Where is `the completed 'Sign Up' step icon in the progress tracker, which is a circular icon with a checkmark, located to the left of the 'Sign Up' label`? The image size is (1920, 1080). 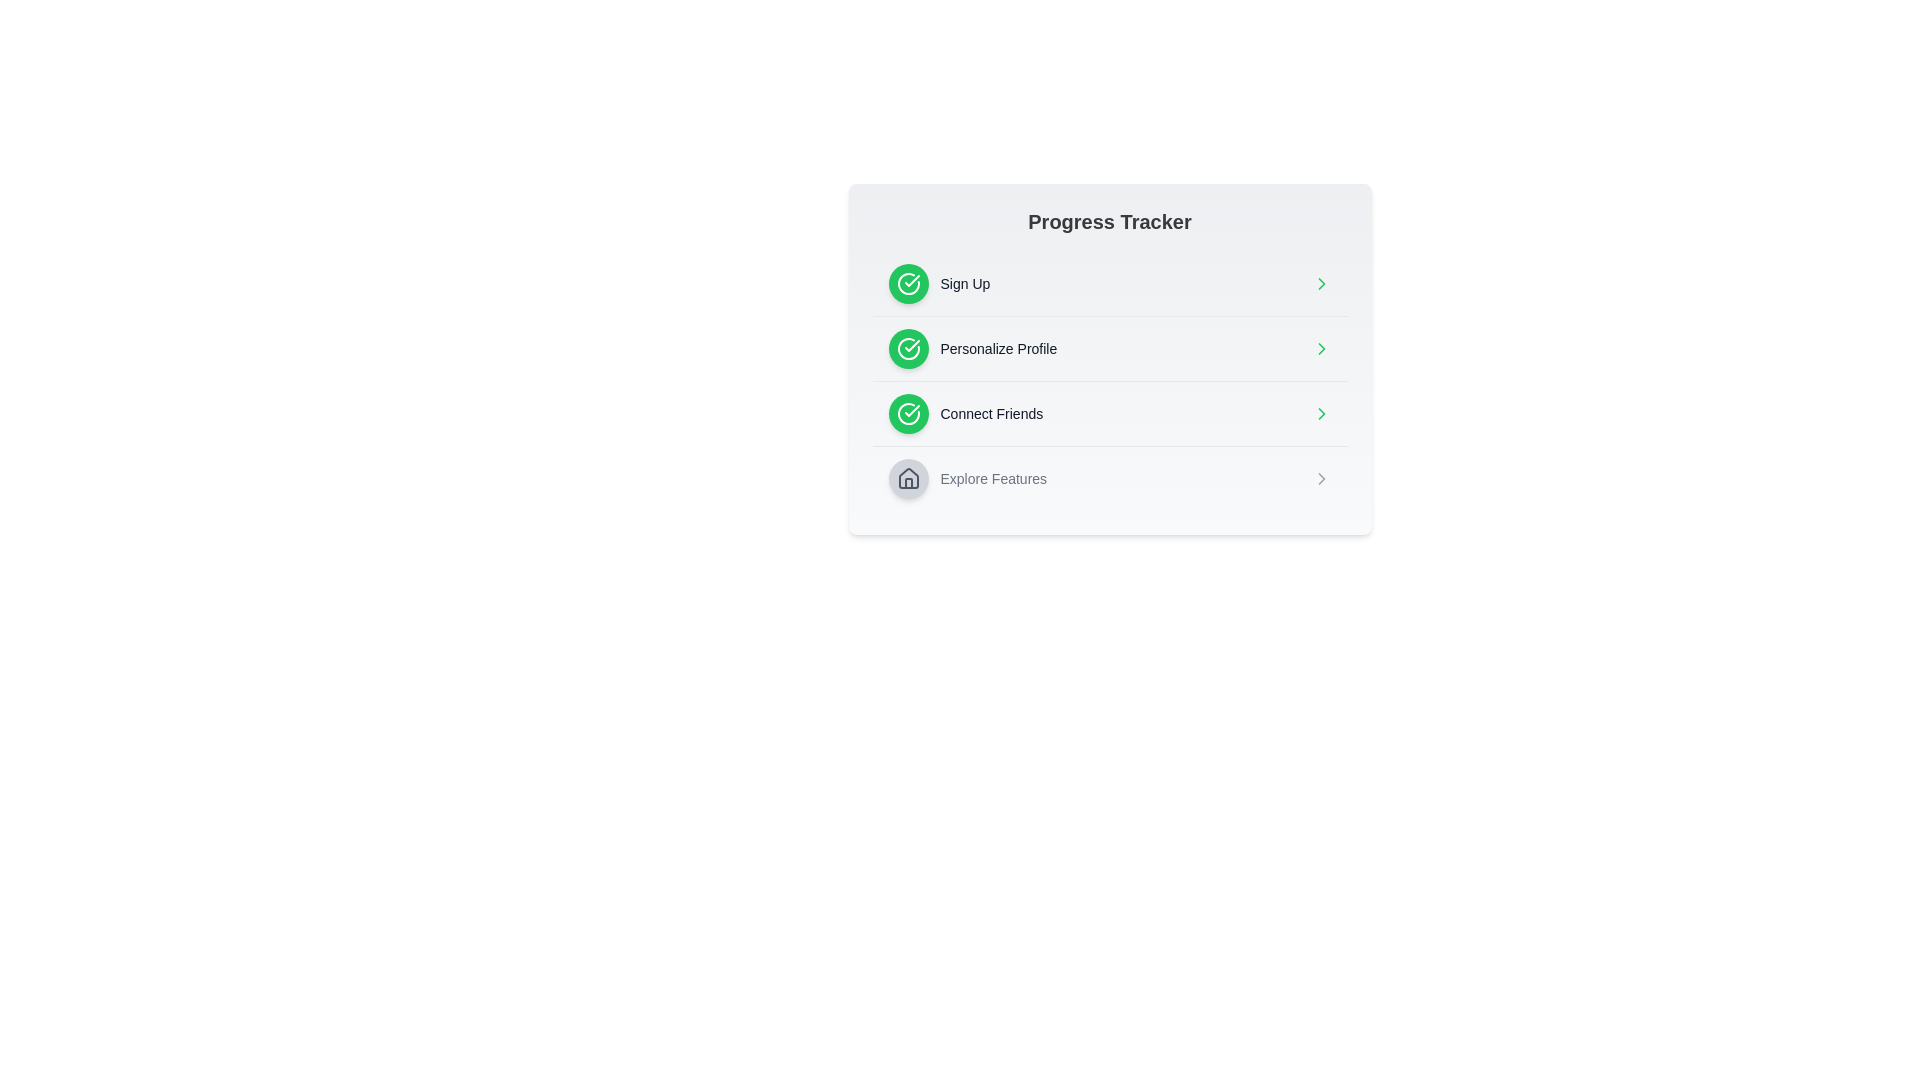
the completed 'Sign Up' step icon in the progress tracker, which is a circular icon with a checkmark, located to the left of the 'Sign Up' label is located at coordinates (911, 345).